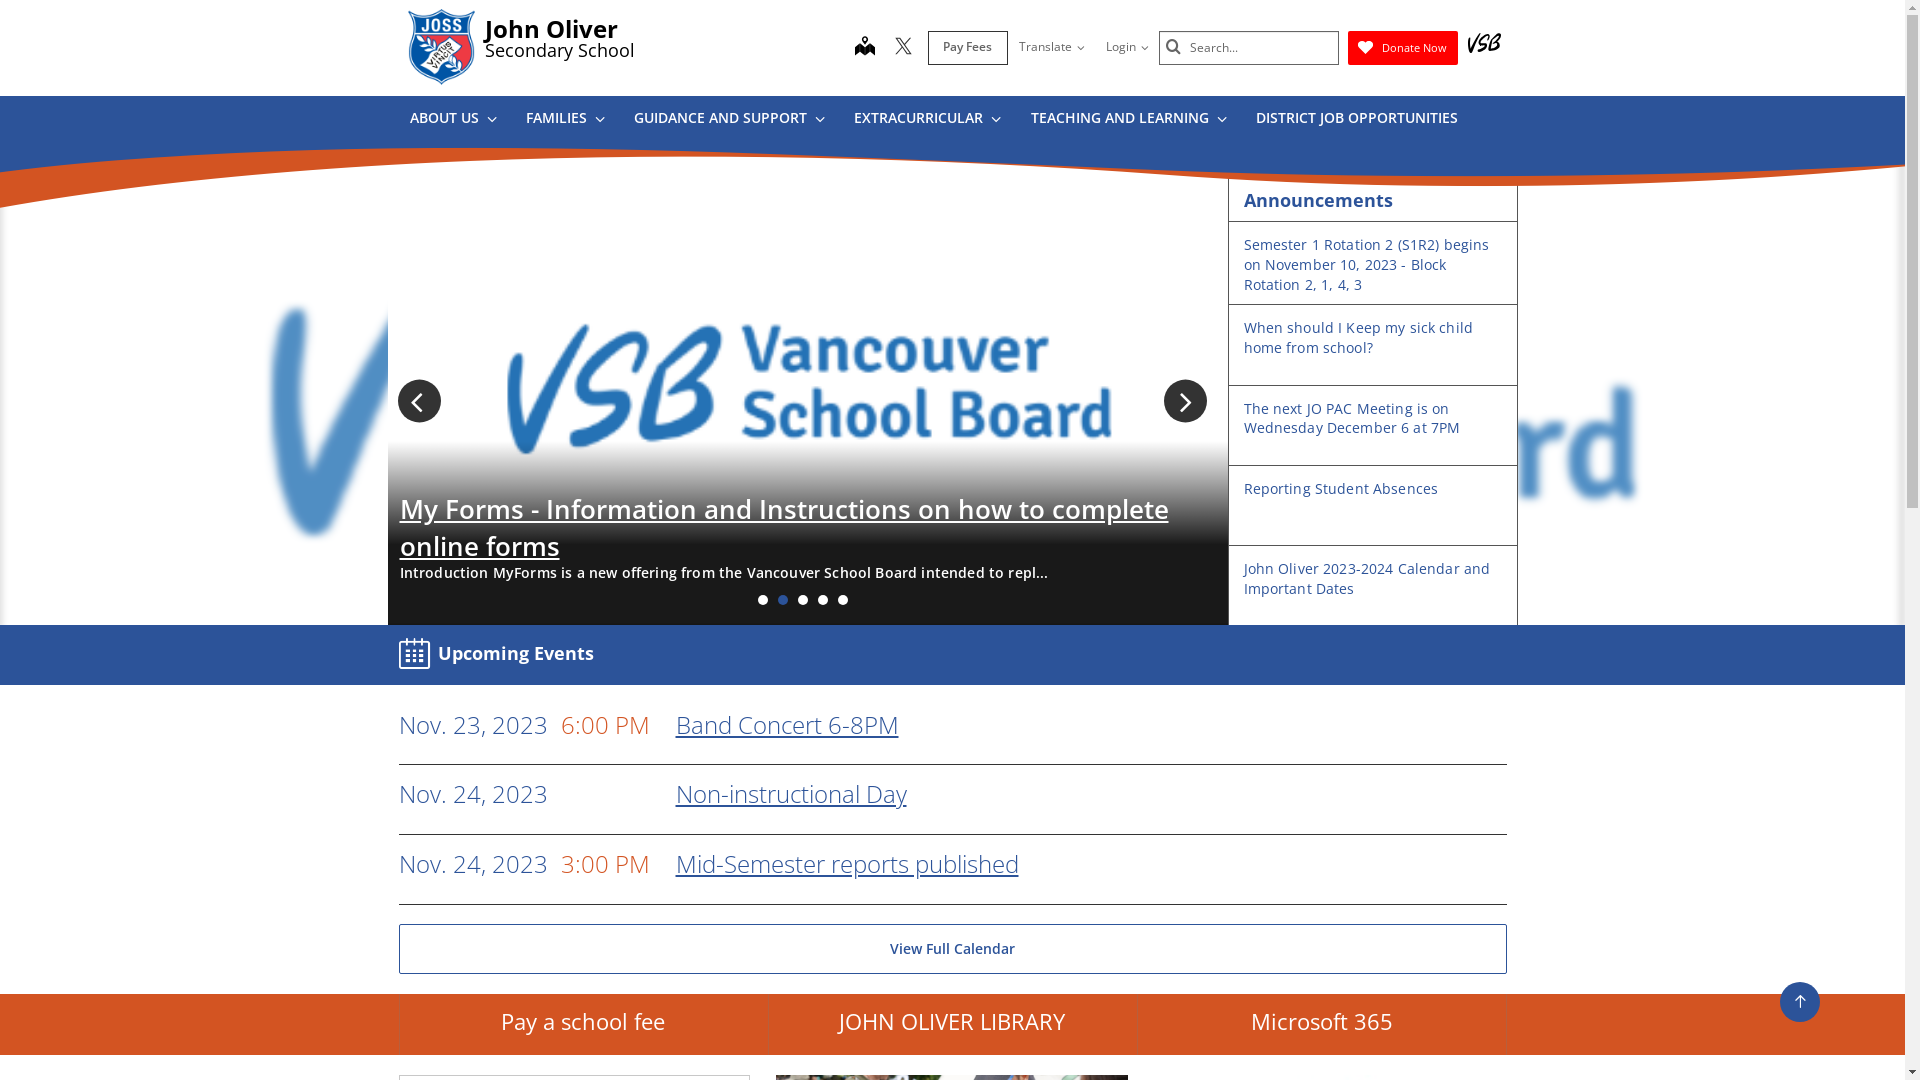  Describe the element at coordinates (1366, 578) in the screenshot. I see `'John Oliver 2023-2024 Calendar and Important Dates'` at that location.